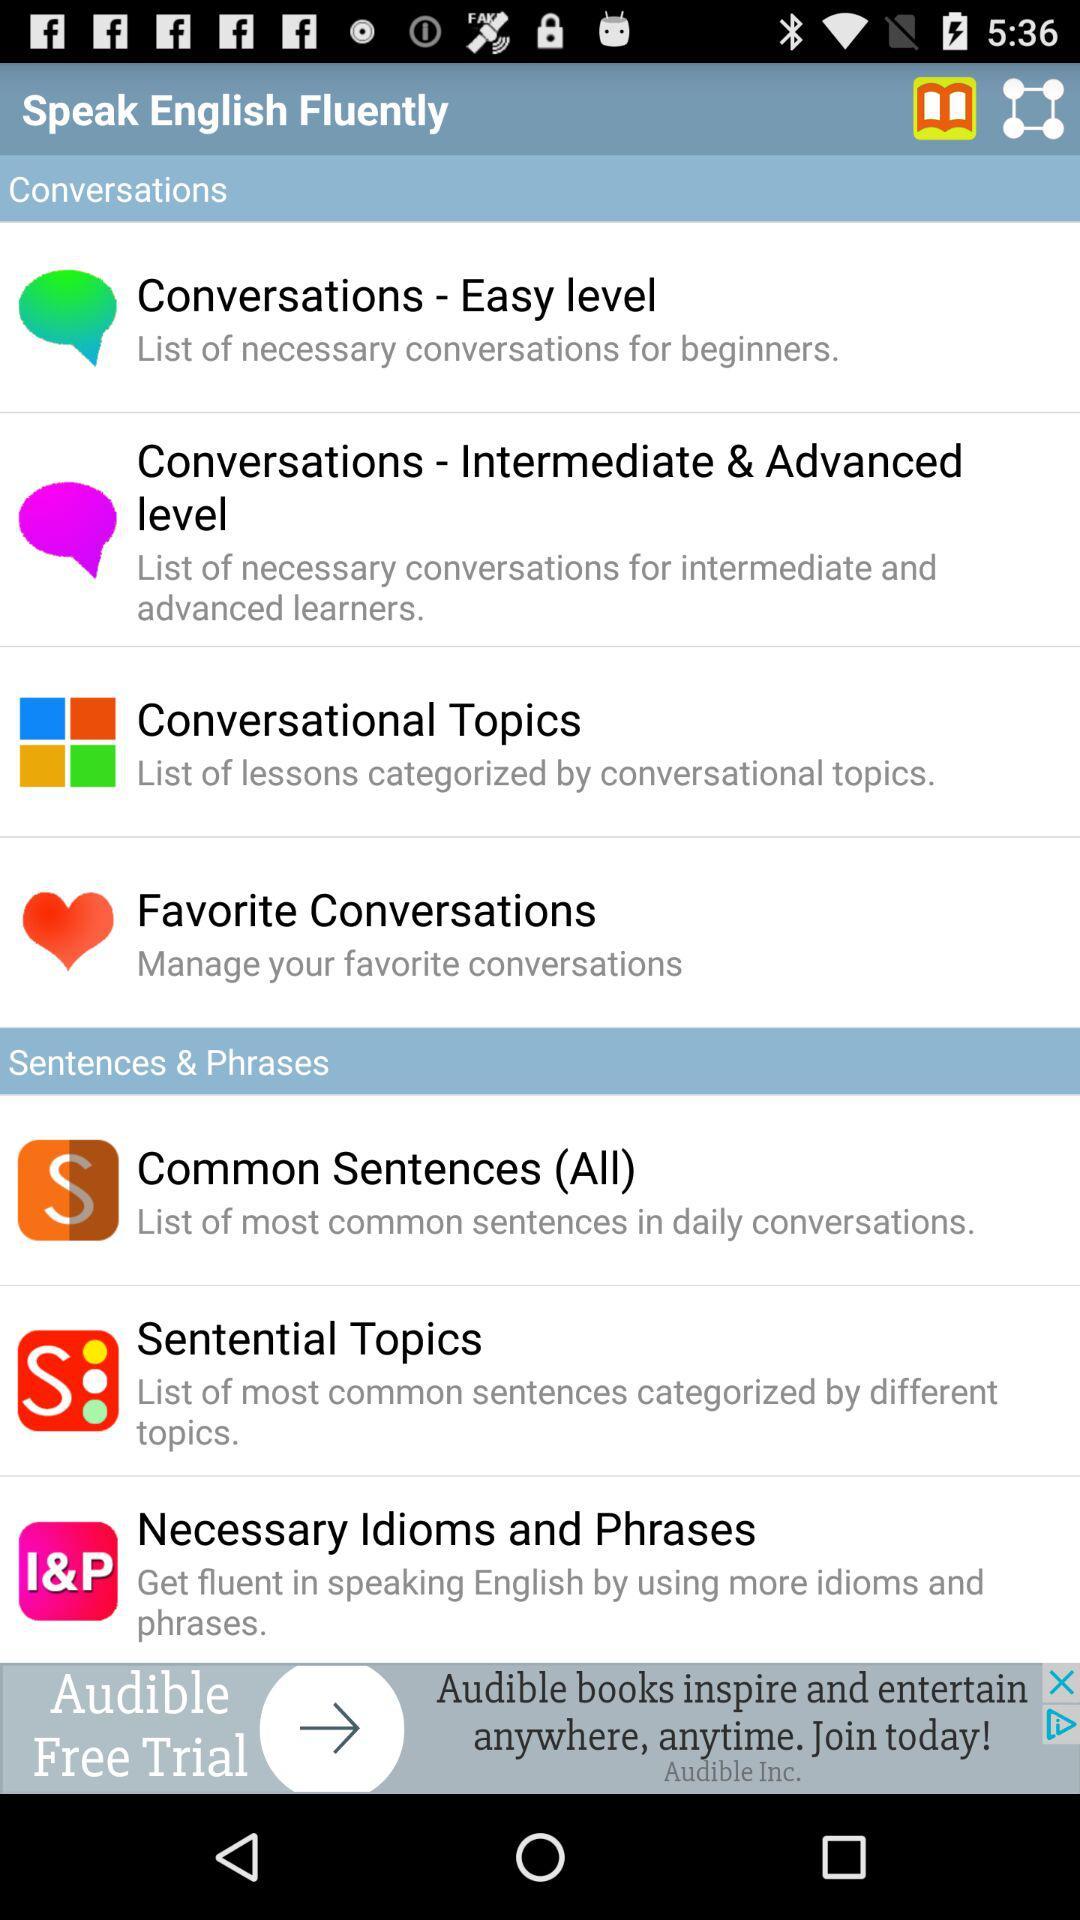 Image resolution: width=1080 pixels, height=1920 pixels. What do you see at coordinates (945, 115) in the screenshot?
I see `the book icon` at bounding box center [945, 115].